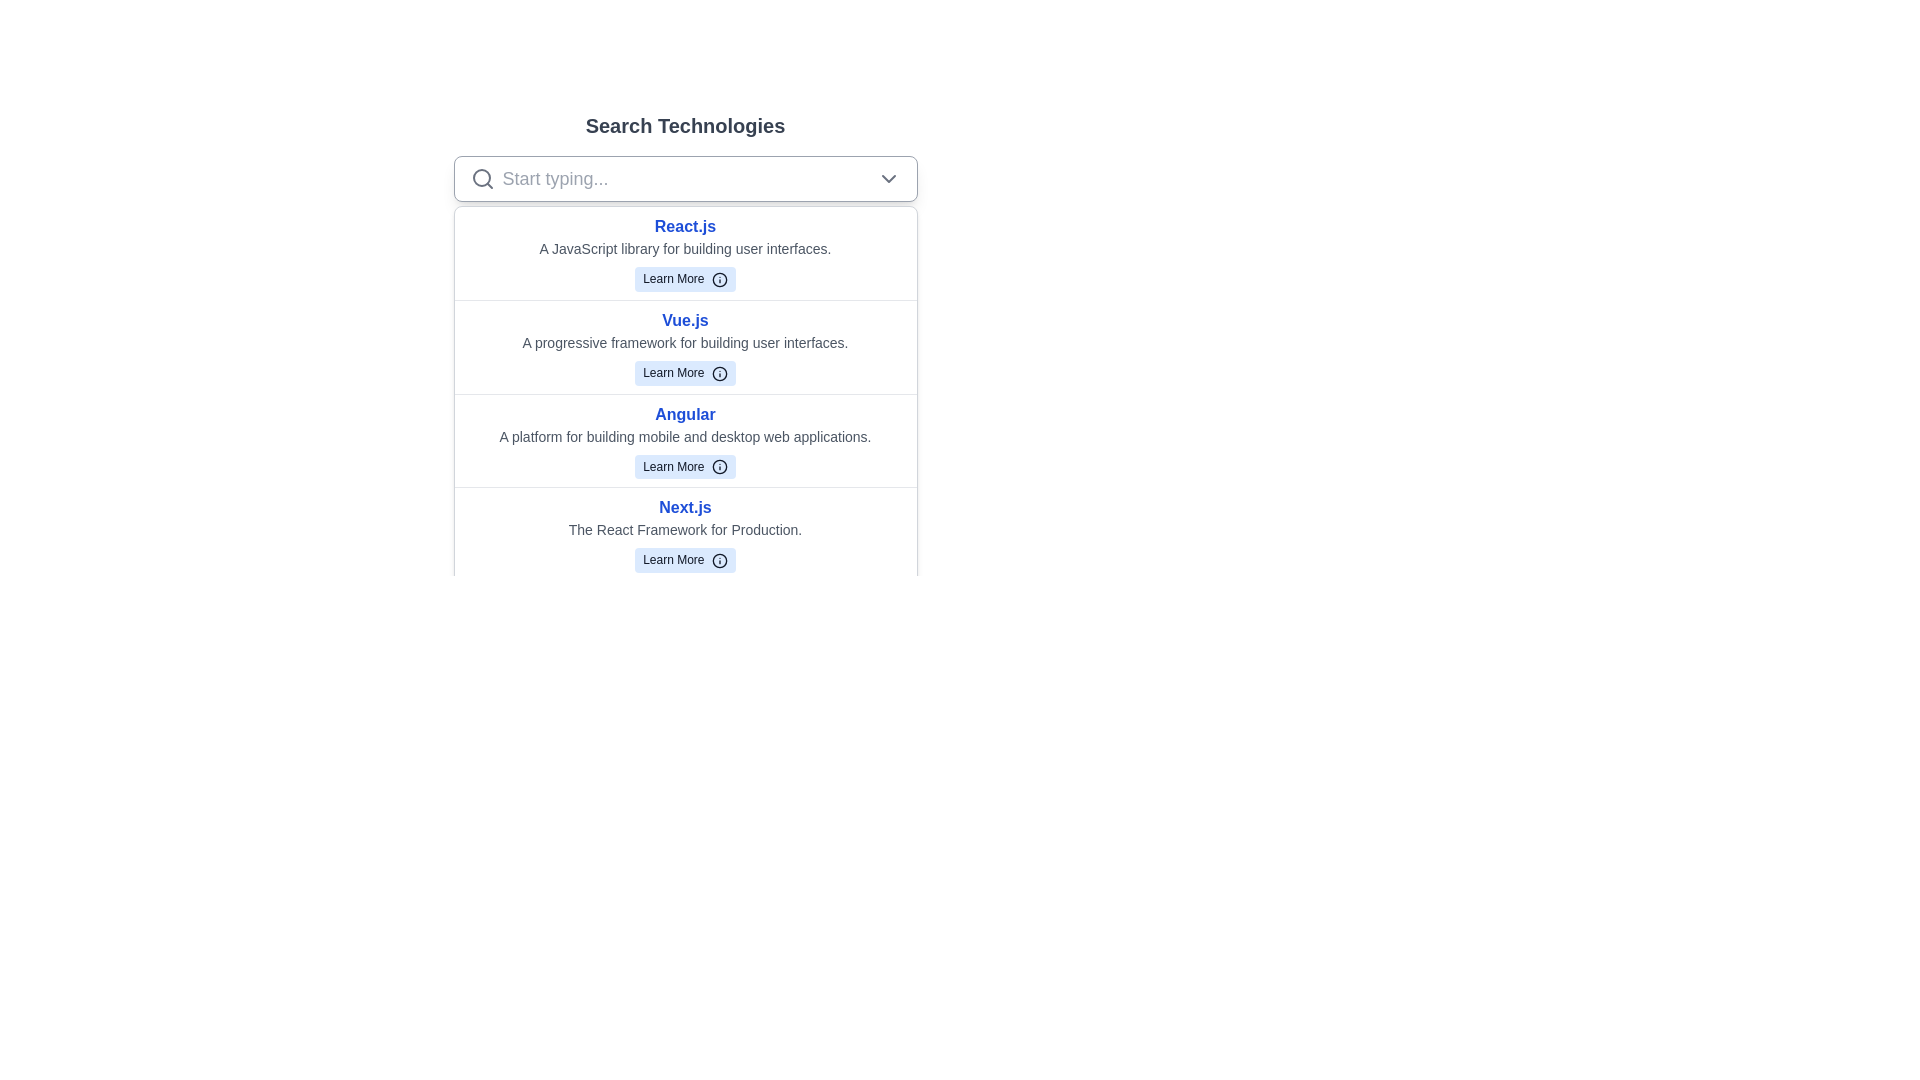 The height and width of the screenshot is (1080, 1920). What do you see at coordinates (685, 319) in the screenshot?
I see `the static text element styled as a header or title, which is bold blue text indicating the section about the Vue.js framework` at bounding box center [685, 319].